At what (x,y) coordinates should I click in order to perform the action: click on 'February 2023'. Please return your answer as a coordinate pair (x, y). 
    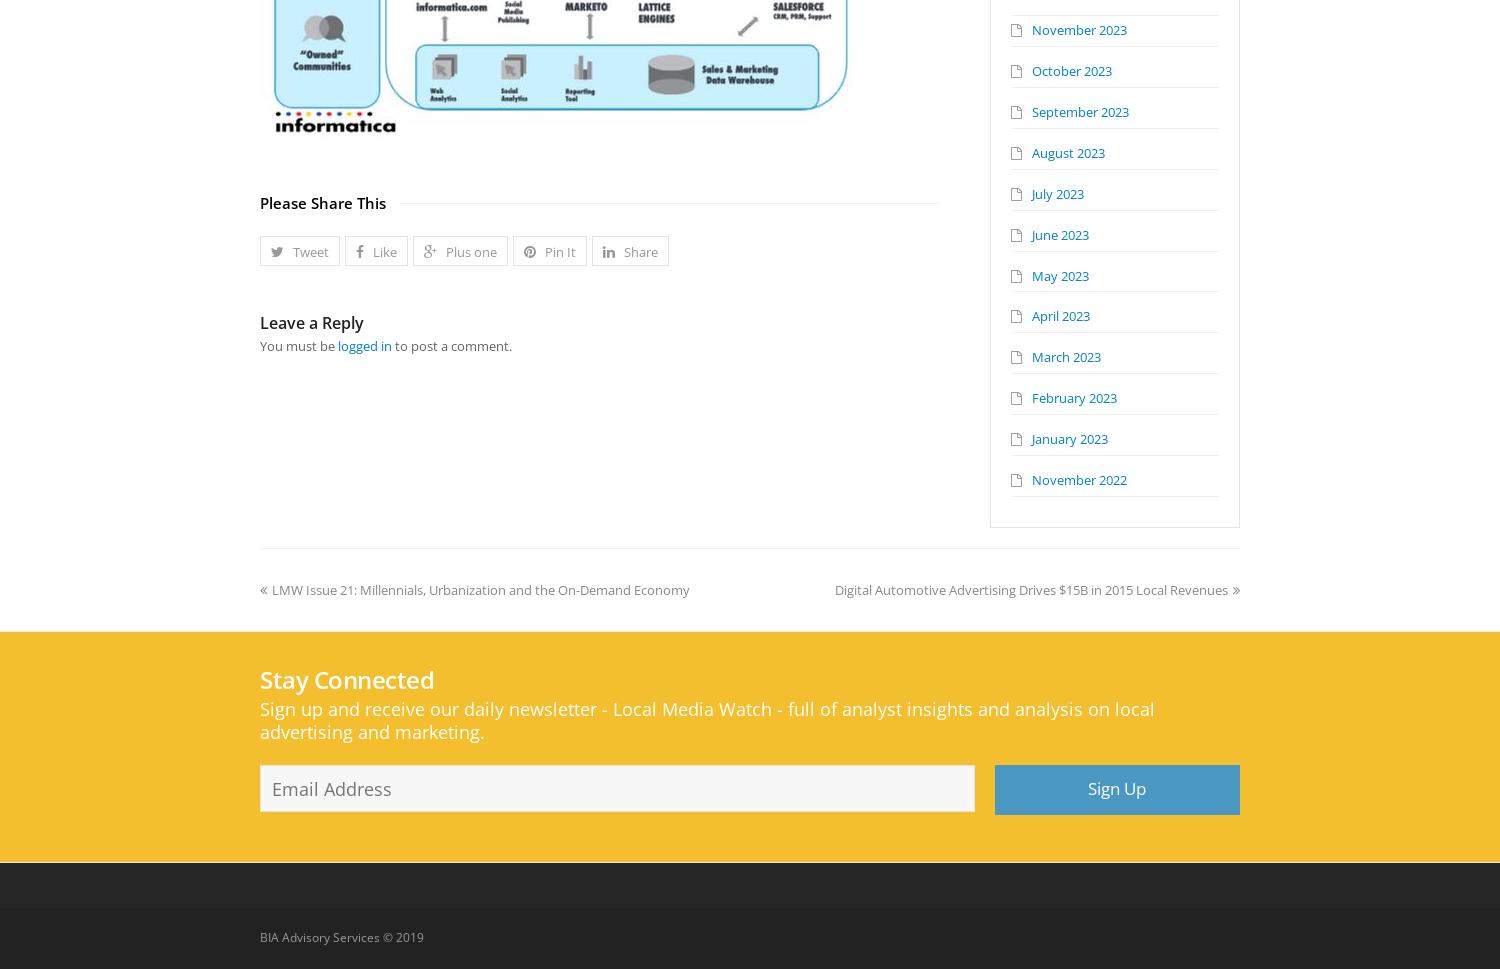
    Looking at the image, I should click on (1073, 396).